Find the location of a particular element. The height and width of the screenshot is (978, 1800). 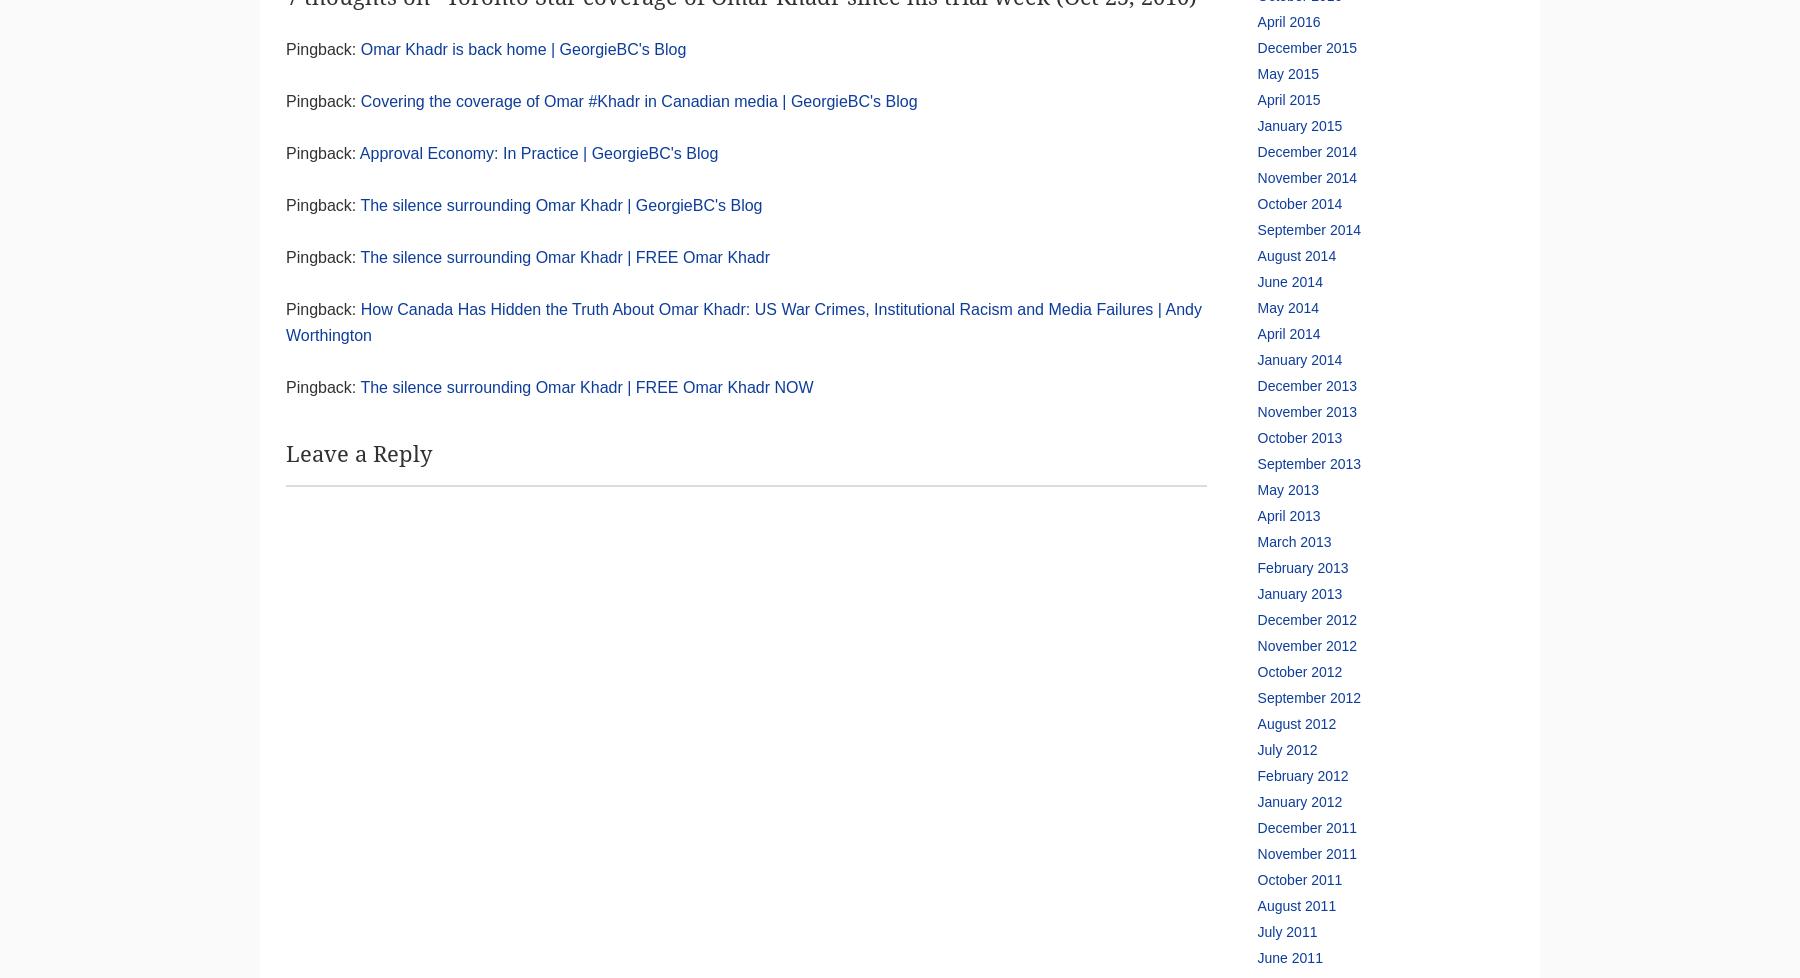

'November 2012' is located at coordinates (1306, 645).